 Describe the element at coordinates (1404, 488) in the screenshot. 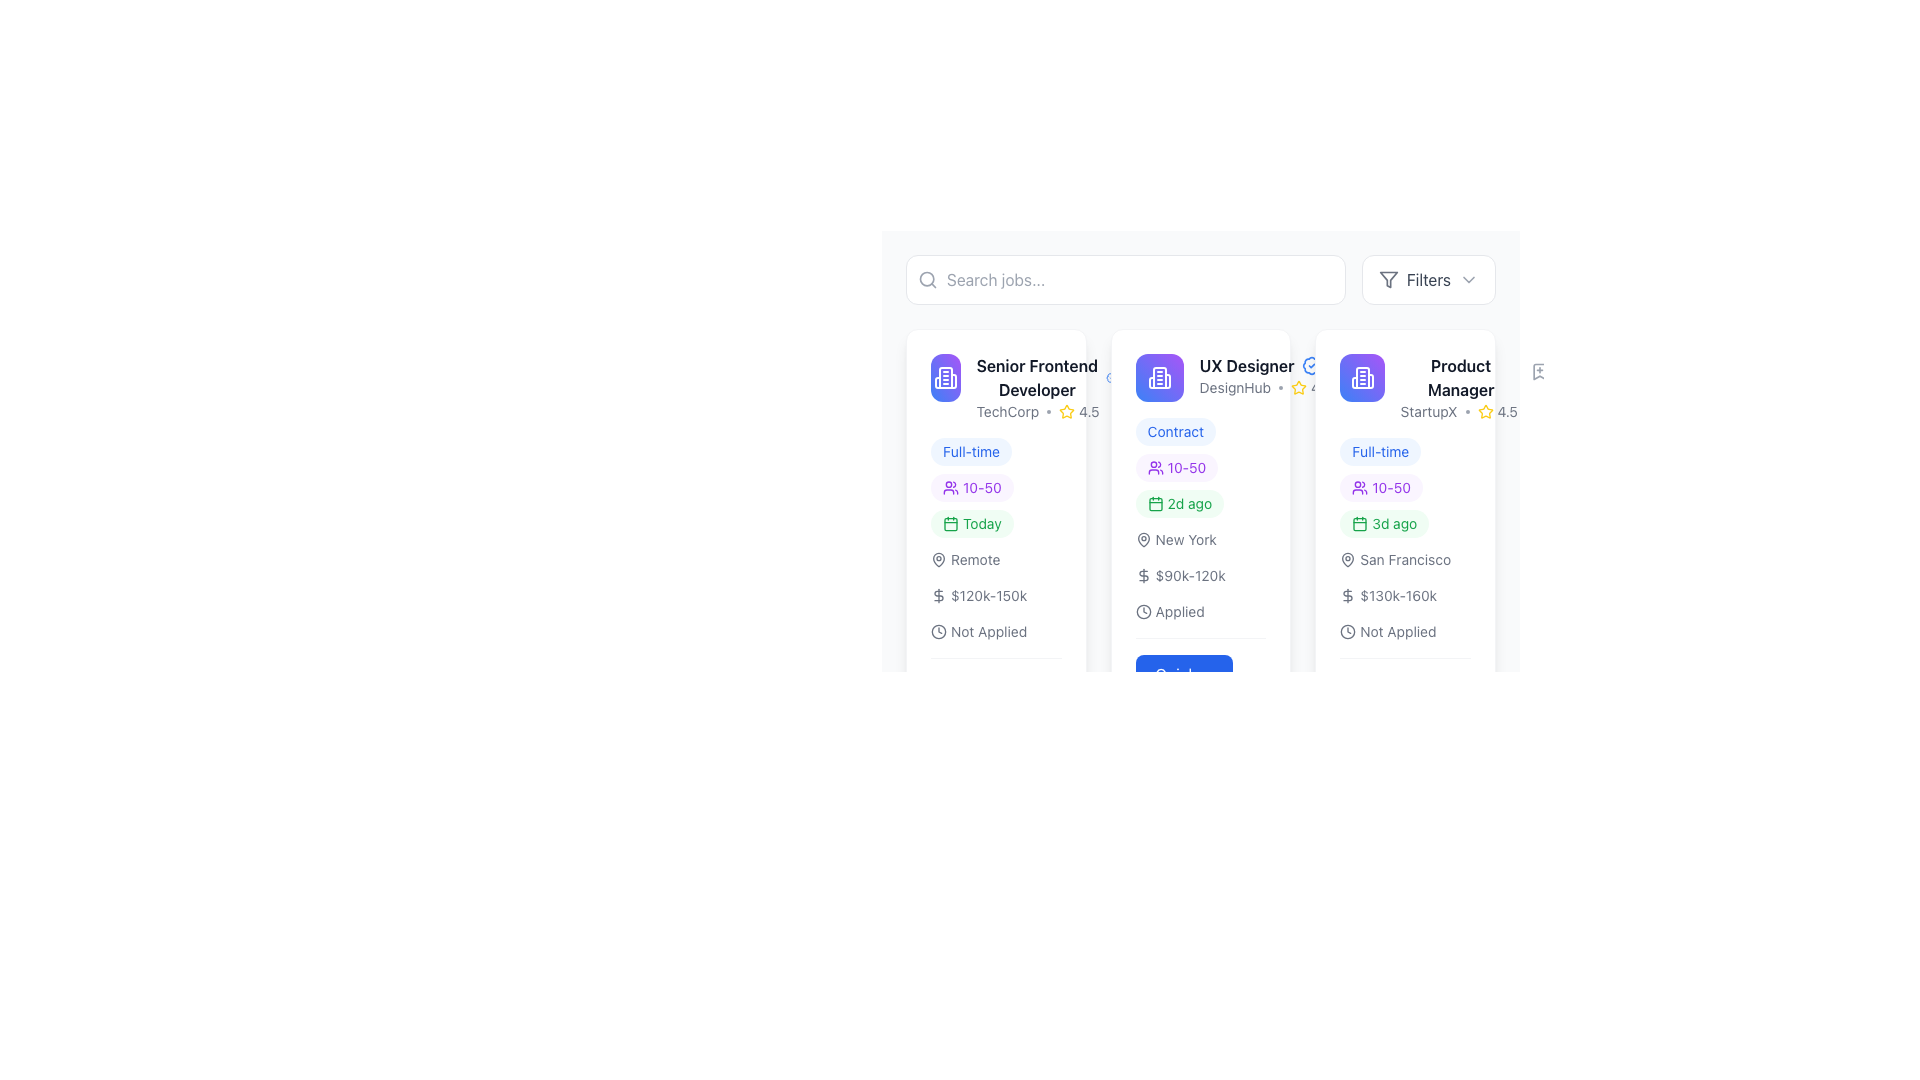

I see `the employment type and related information by interacting with the grouped element containing text and icon labels for the 'Product Manager' job listing` at that location.